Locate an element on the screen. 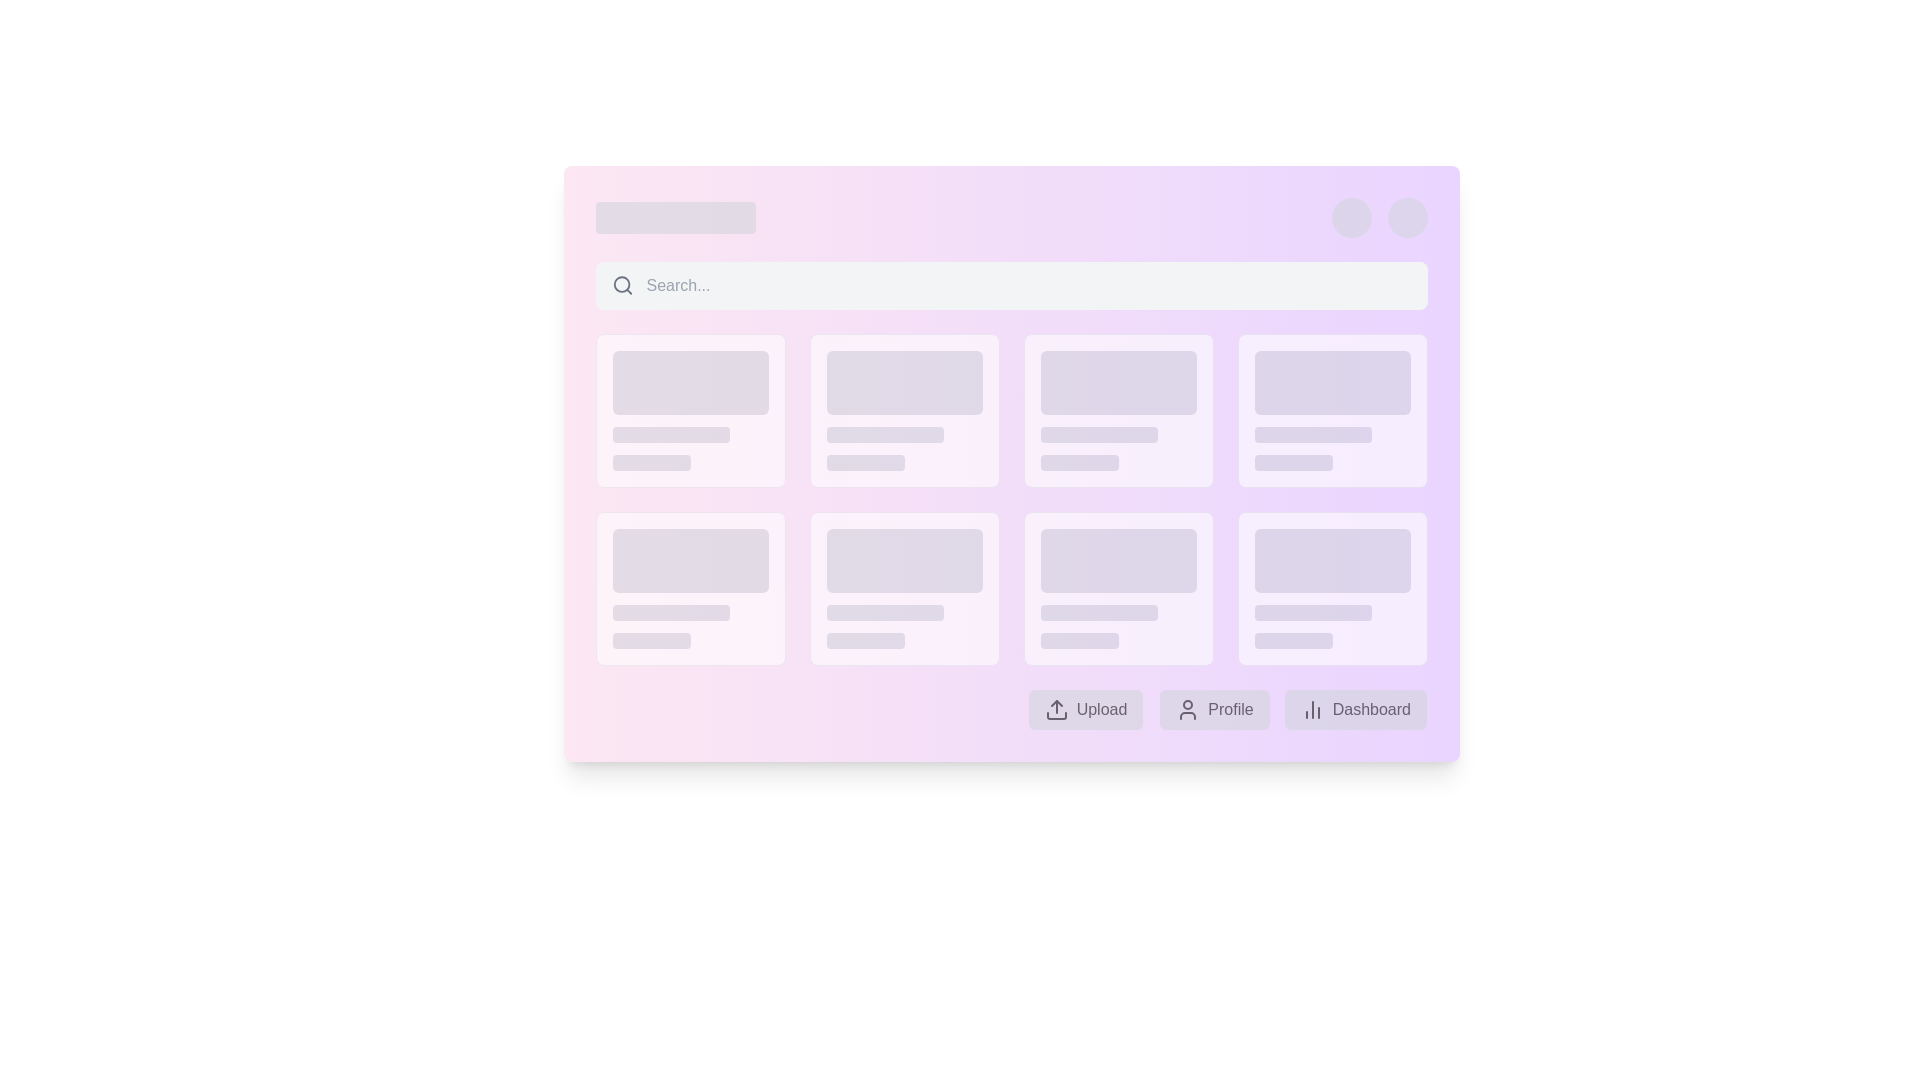 This screenshot has height=1080, width=1920. the 'Upload' button, which is a rounded rectangular button with a grey background and an upload icon, located at the bottom-right corner of the interface is located at coordinates (1084, 708).